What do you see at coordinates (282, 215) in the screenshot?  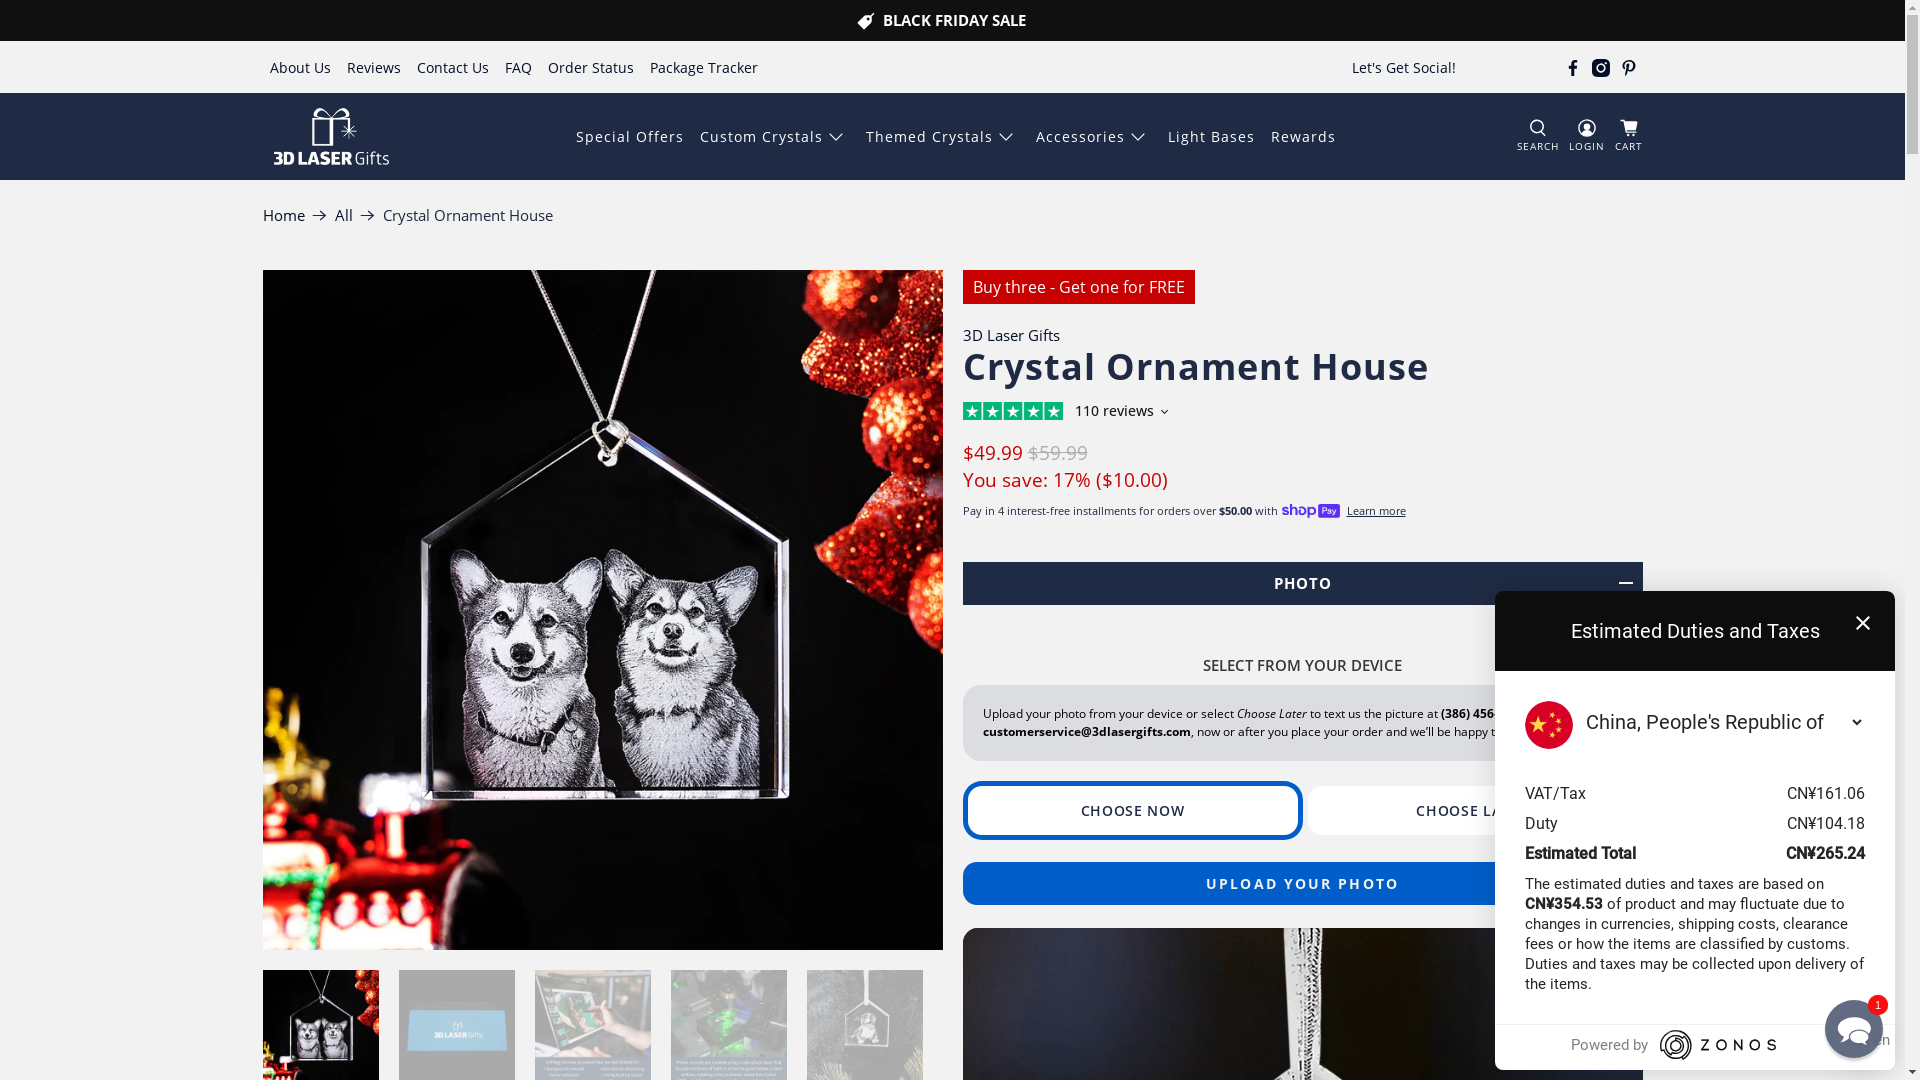 I see `'Home'` at bounding box center [282, 215].